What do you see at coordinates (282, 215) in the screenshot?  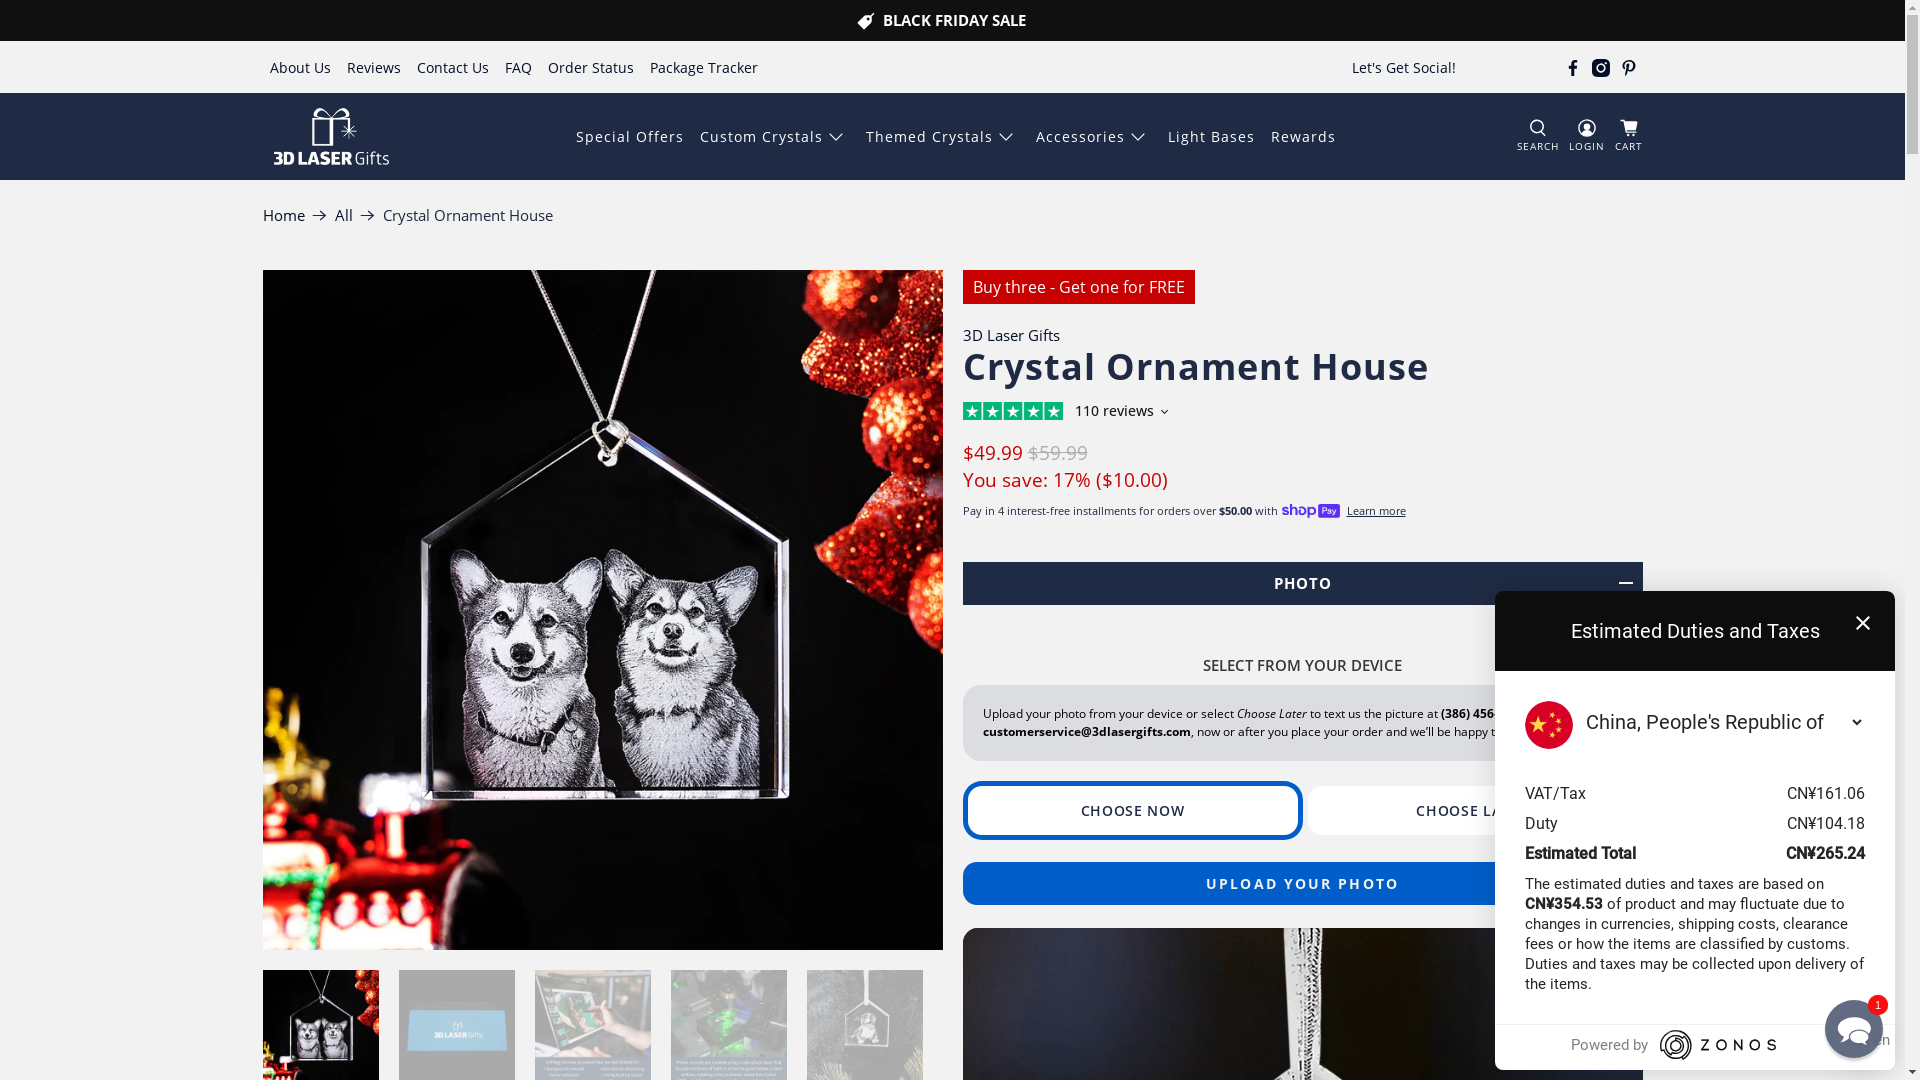 I see `'Home'` at bounding box center [282, 215].